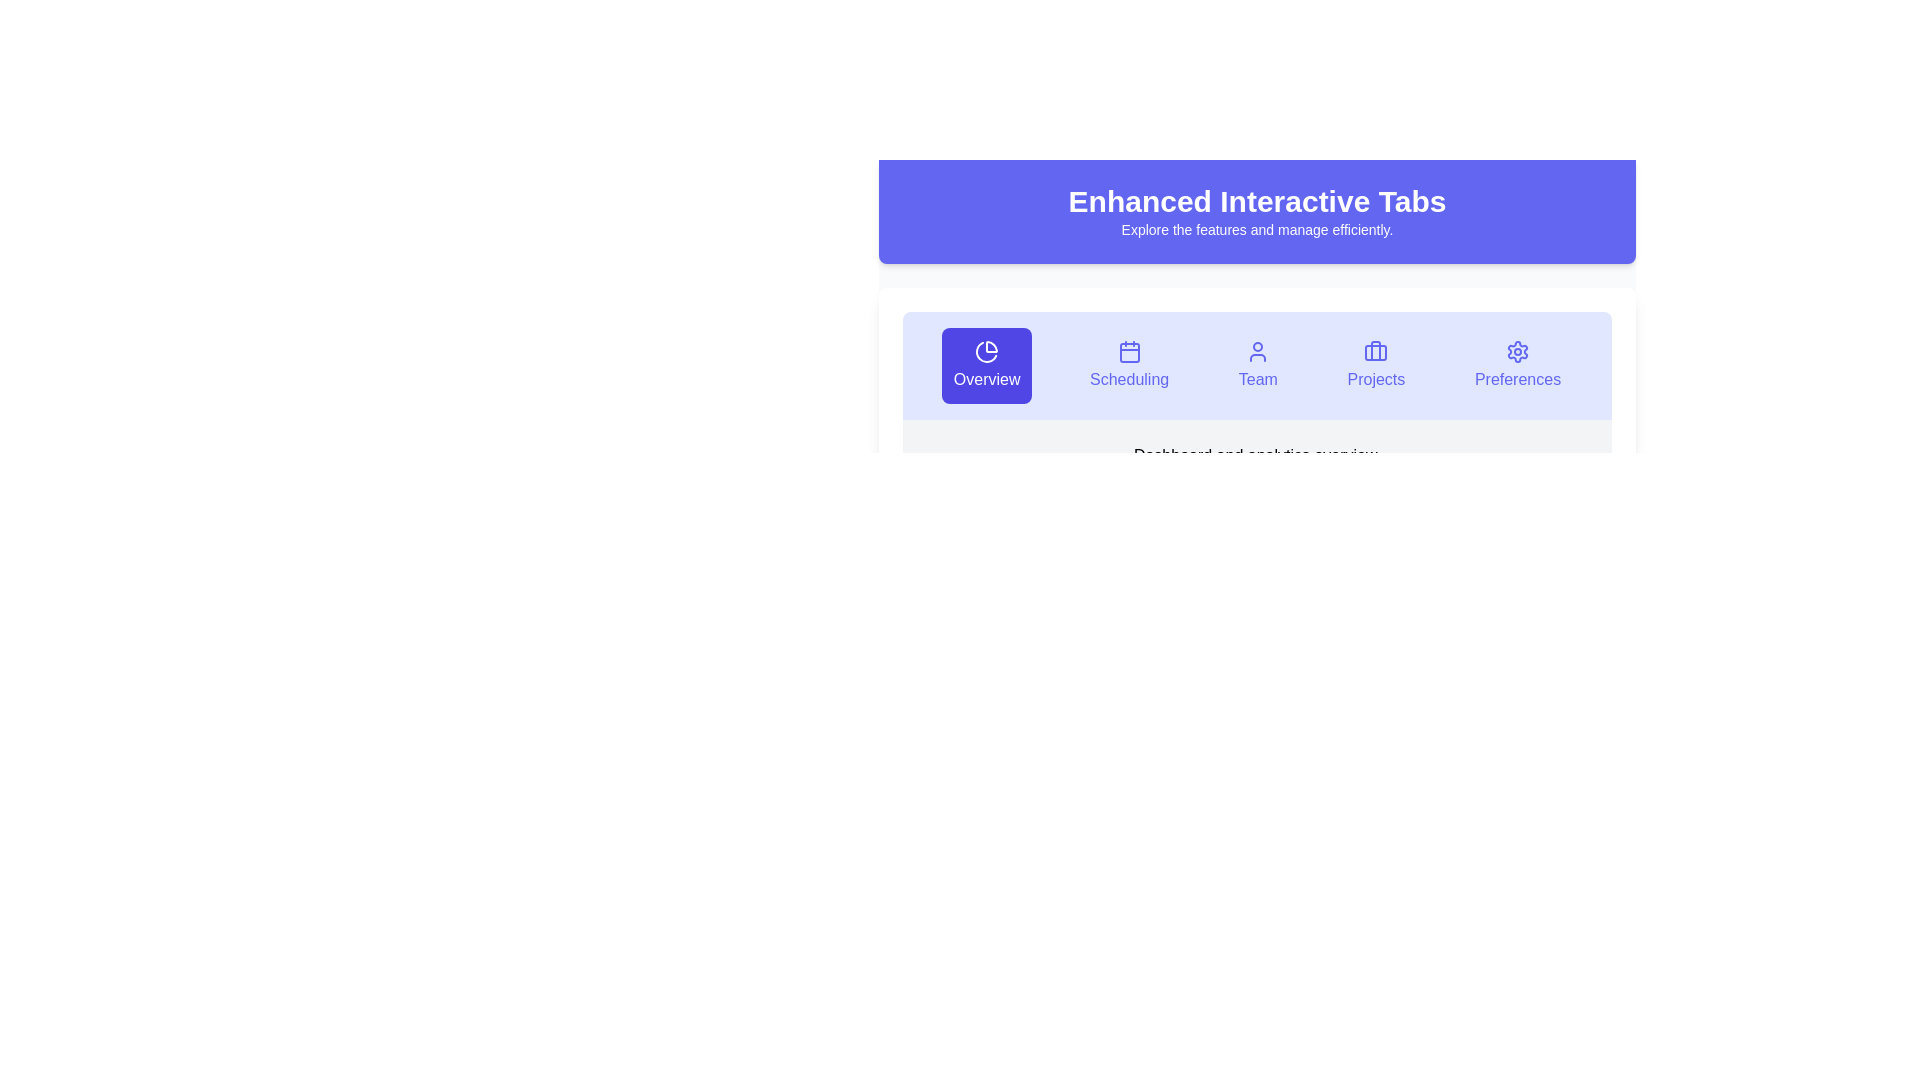 The height and width of the screenshot is (1080, 1920). Describe the element at coordinates (1257, 366) in the screenshot. I see `the interactive button labeled 'Team' in the top-center navigation bar to change its color for visual feedback` at that location.